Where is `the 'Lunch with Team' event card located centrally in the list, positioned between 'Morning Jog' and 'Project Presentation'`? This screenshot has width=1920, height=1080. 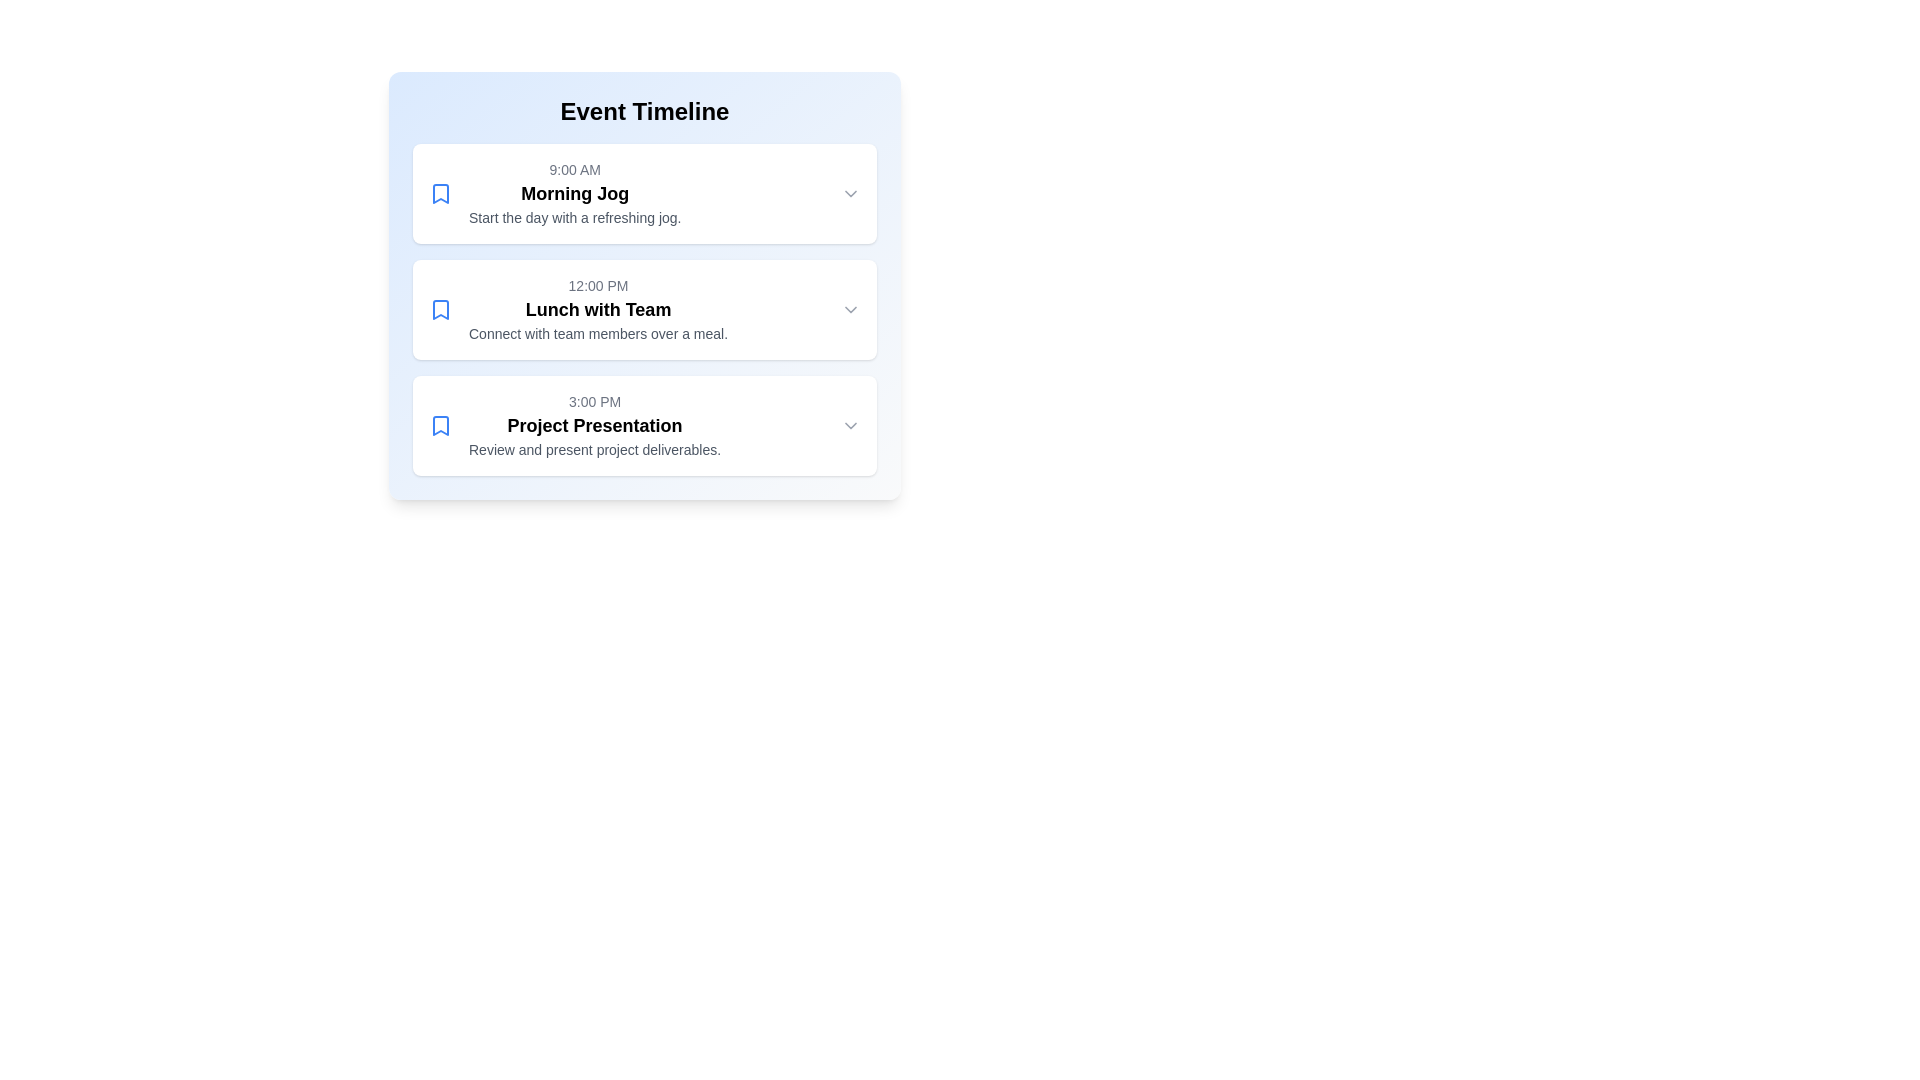
the 'Lunch with Team' event card located centrally in the list, positioned between 'Morning Jog' and 'Project Presentation' is located at coordinates (644, 309).